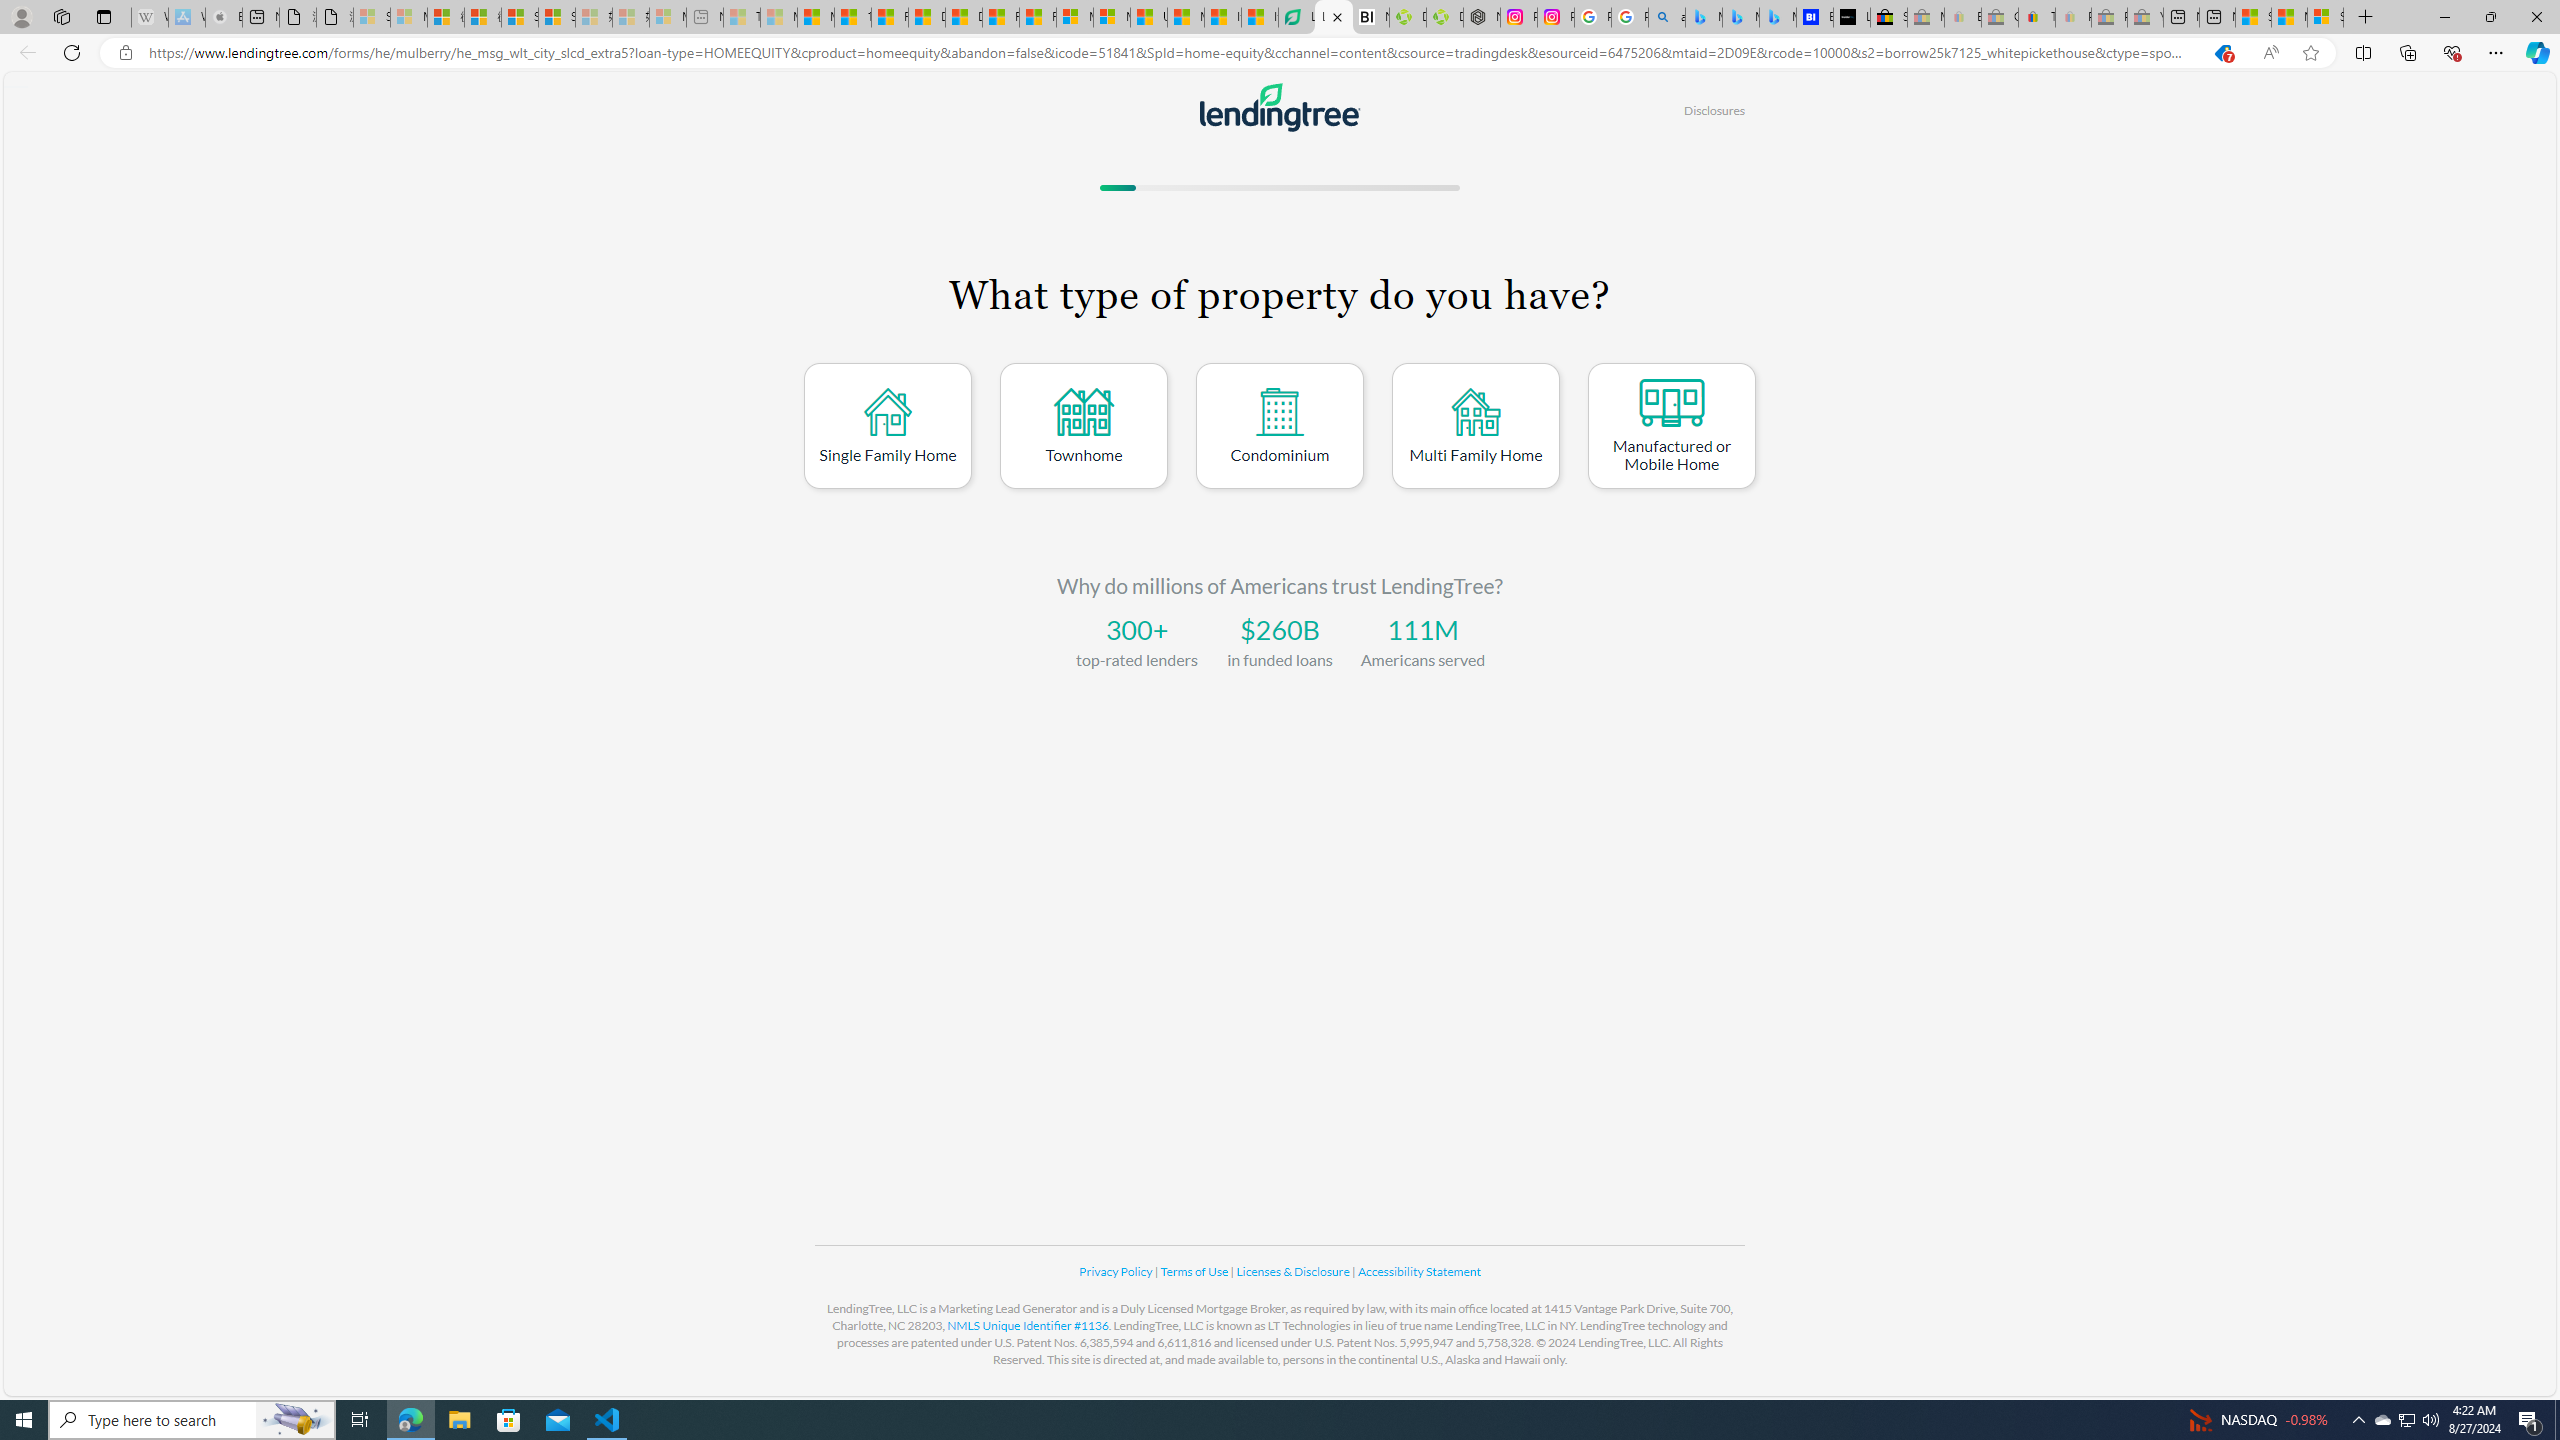 The width and height of the screenshot is (2560, 1440). I want to click on 'alabama high school quarterback dies - Search', so click(1667, 16).